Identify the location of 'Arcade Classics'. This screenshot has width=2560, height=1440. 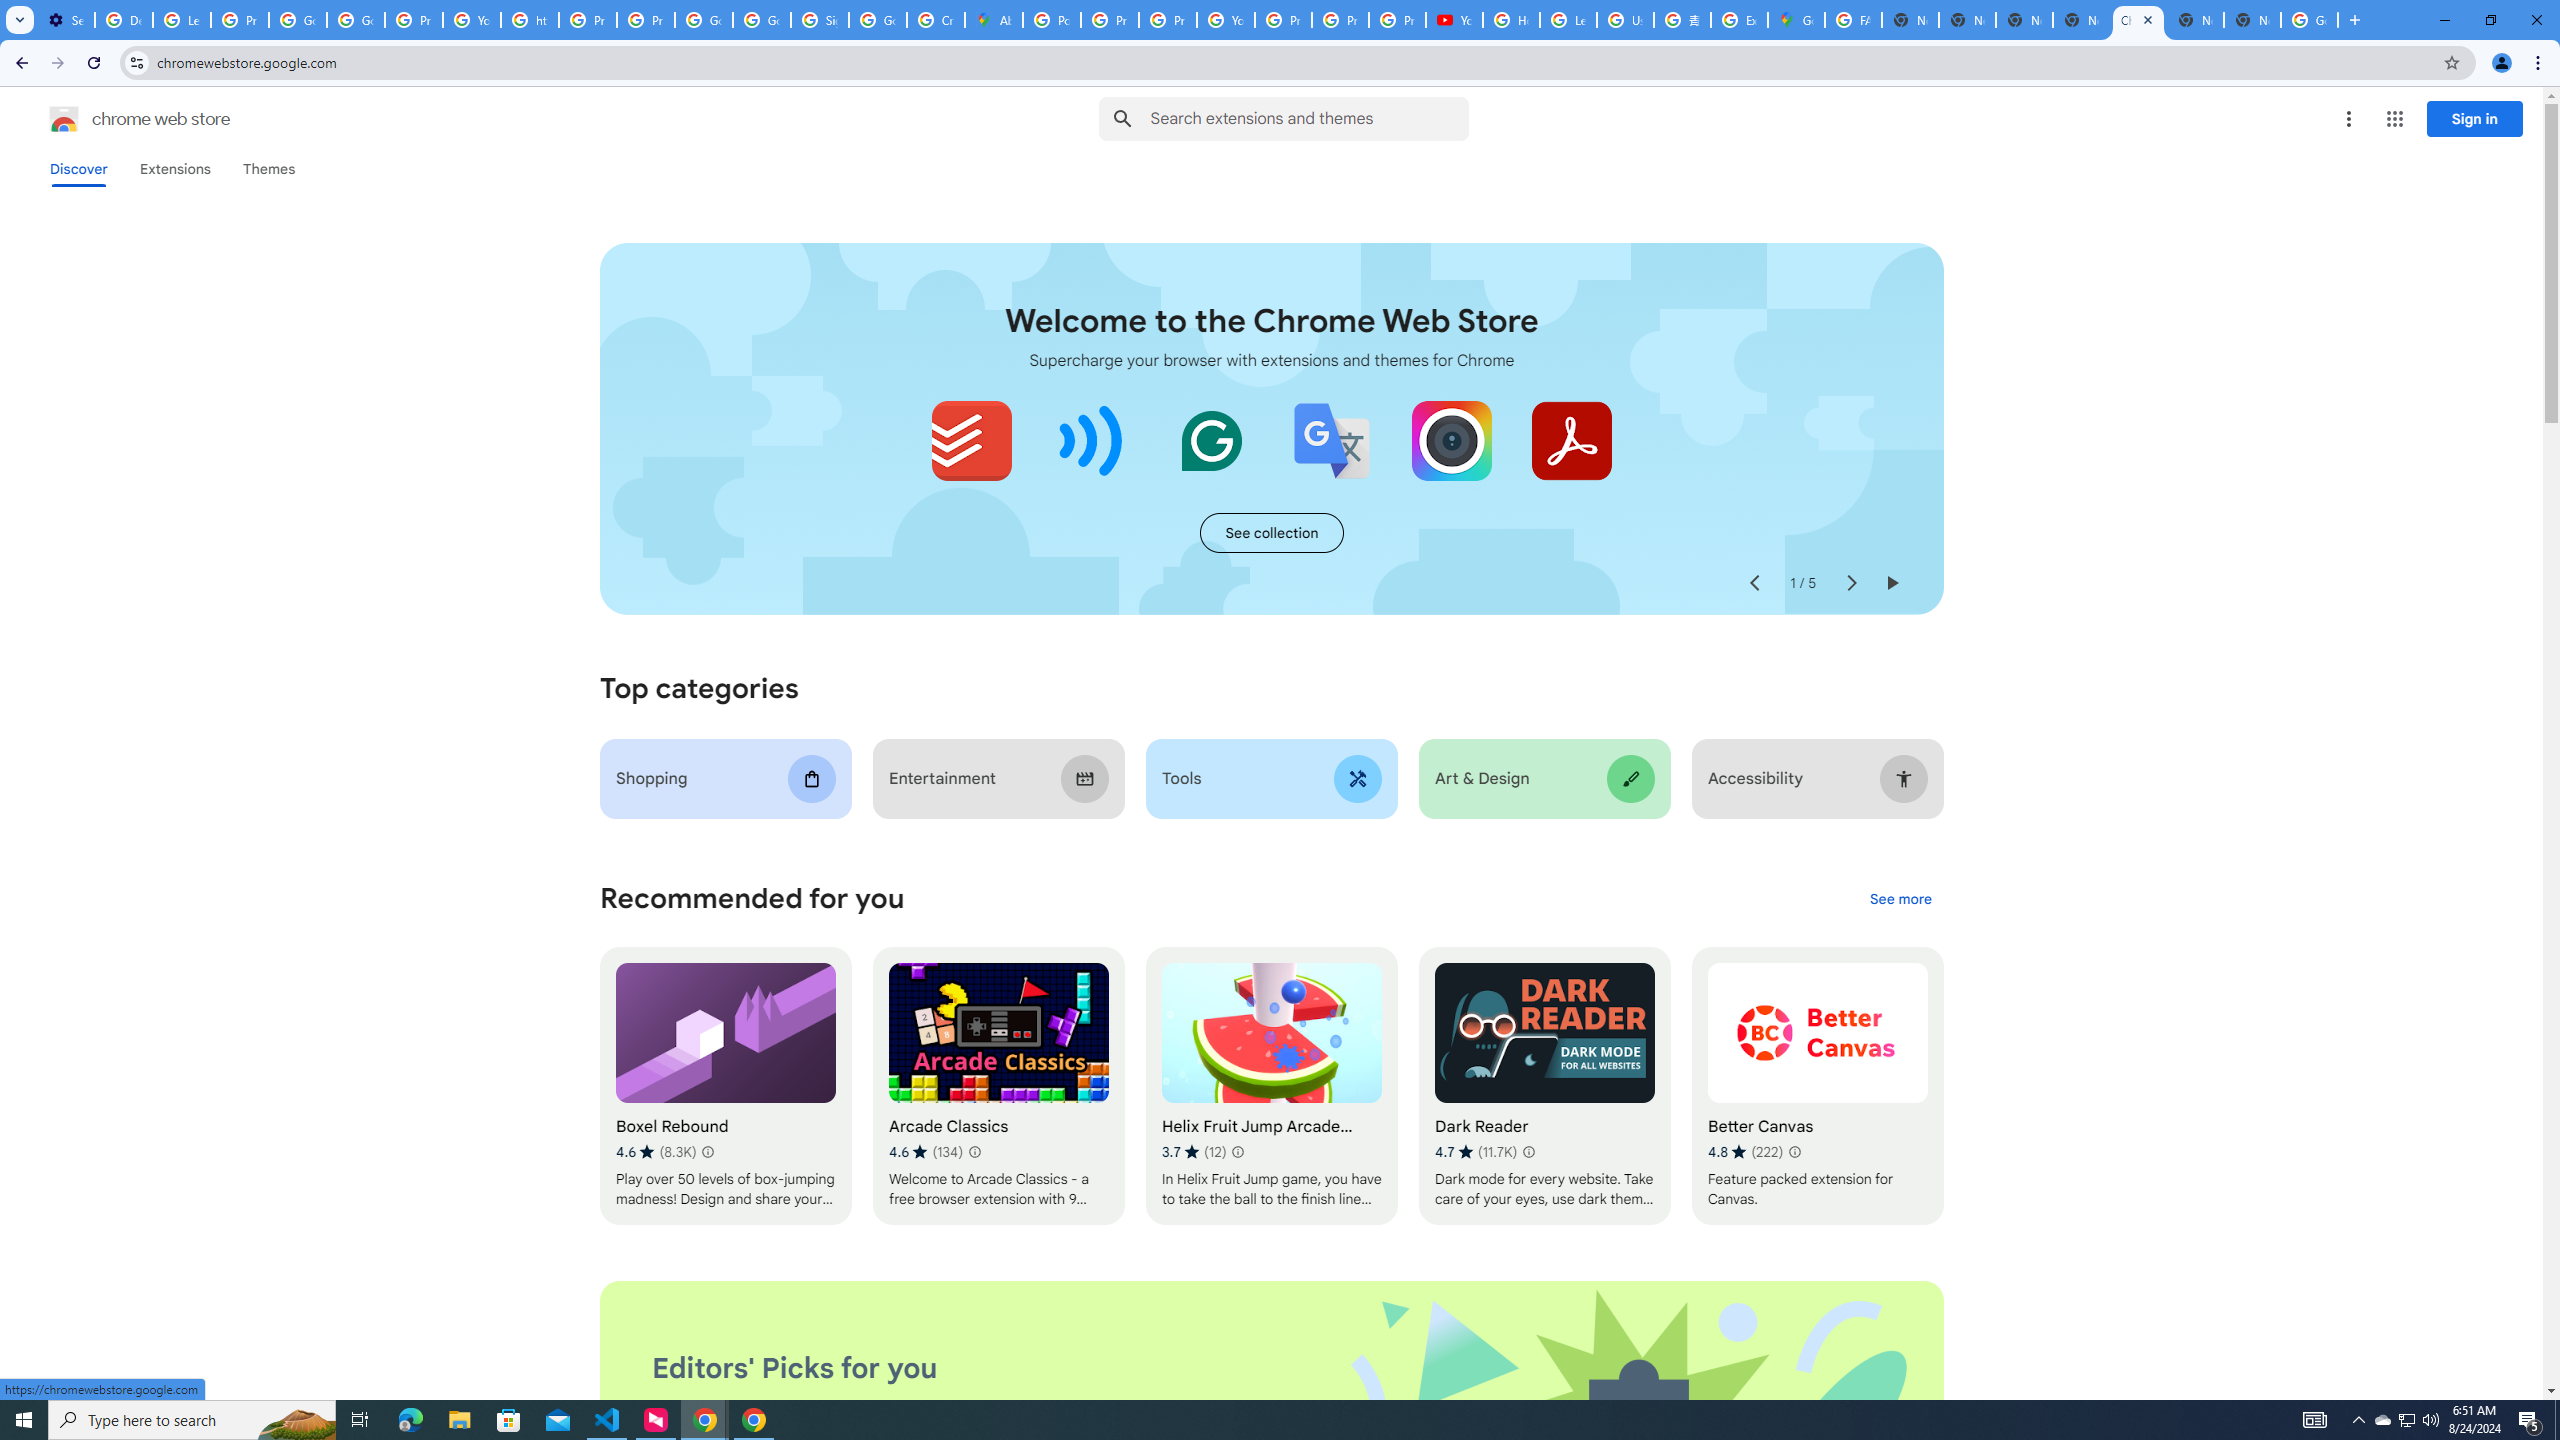
(998, 1085).